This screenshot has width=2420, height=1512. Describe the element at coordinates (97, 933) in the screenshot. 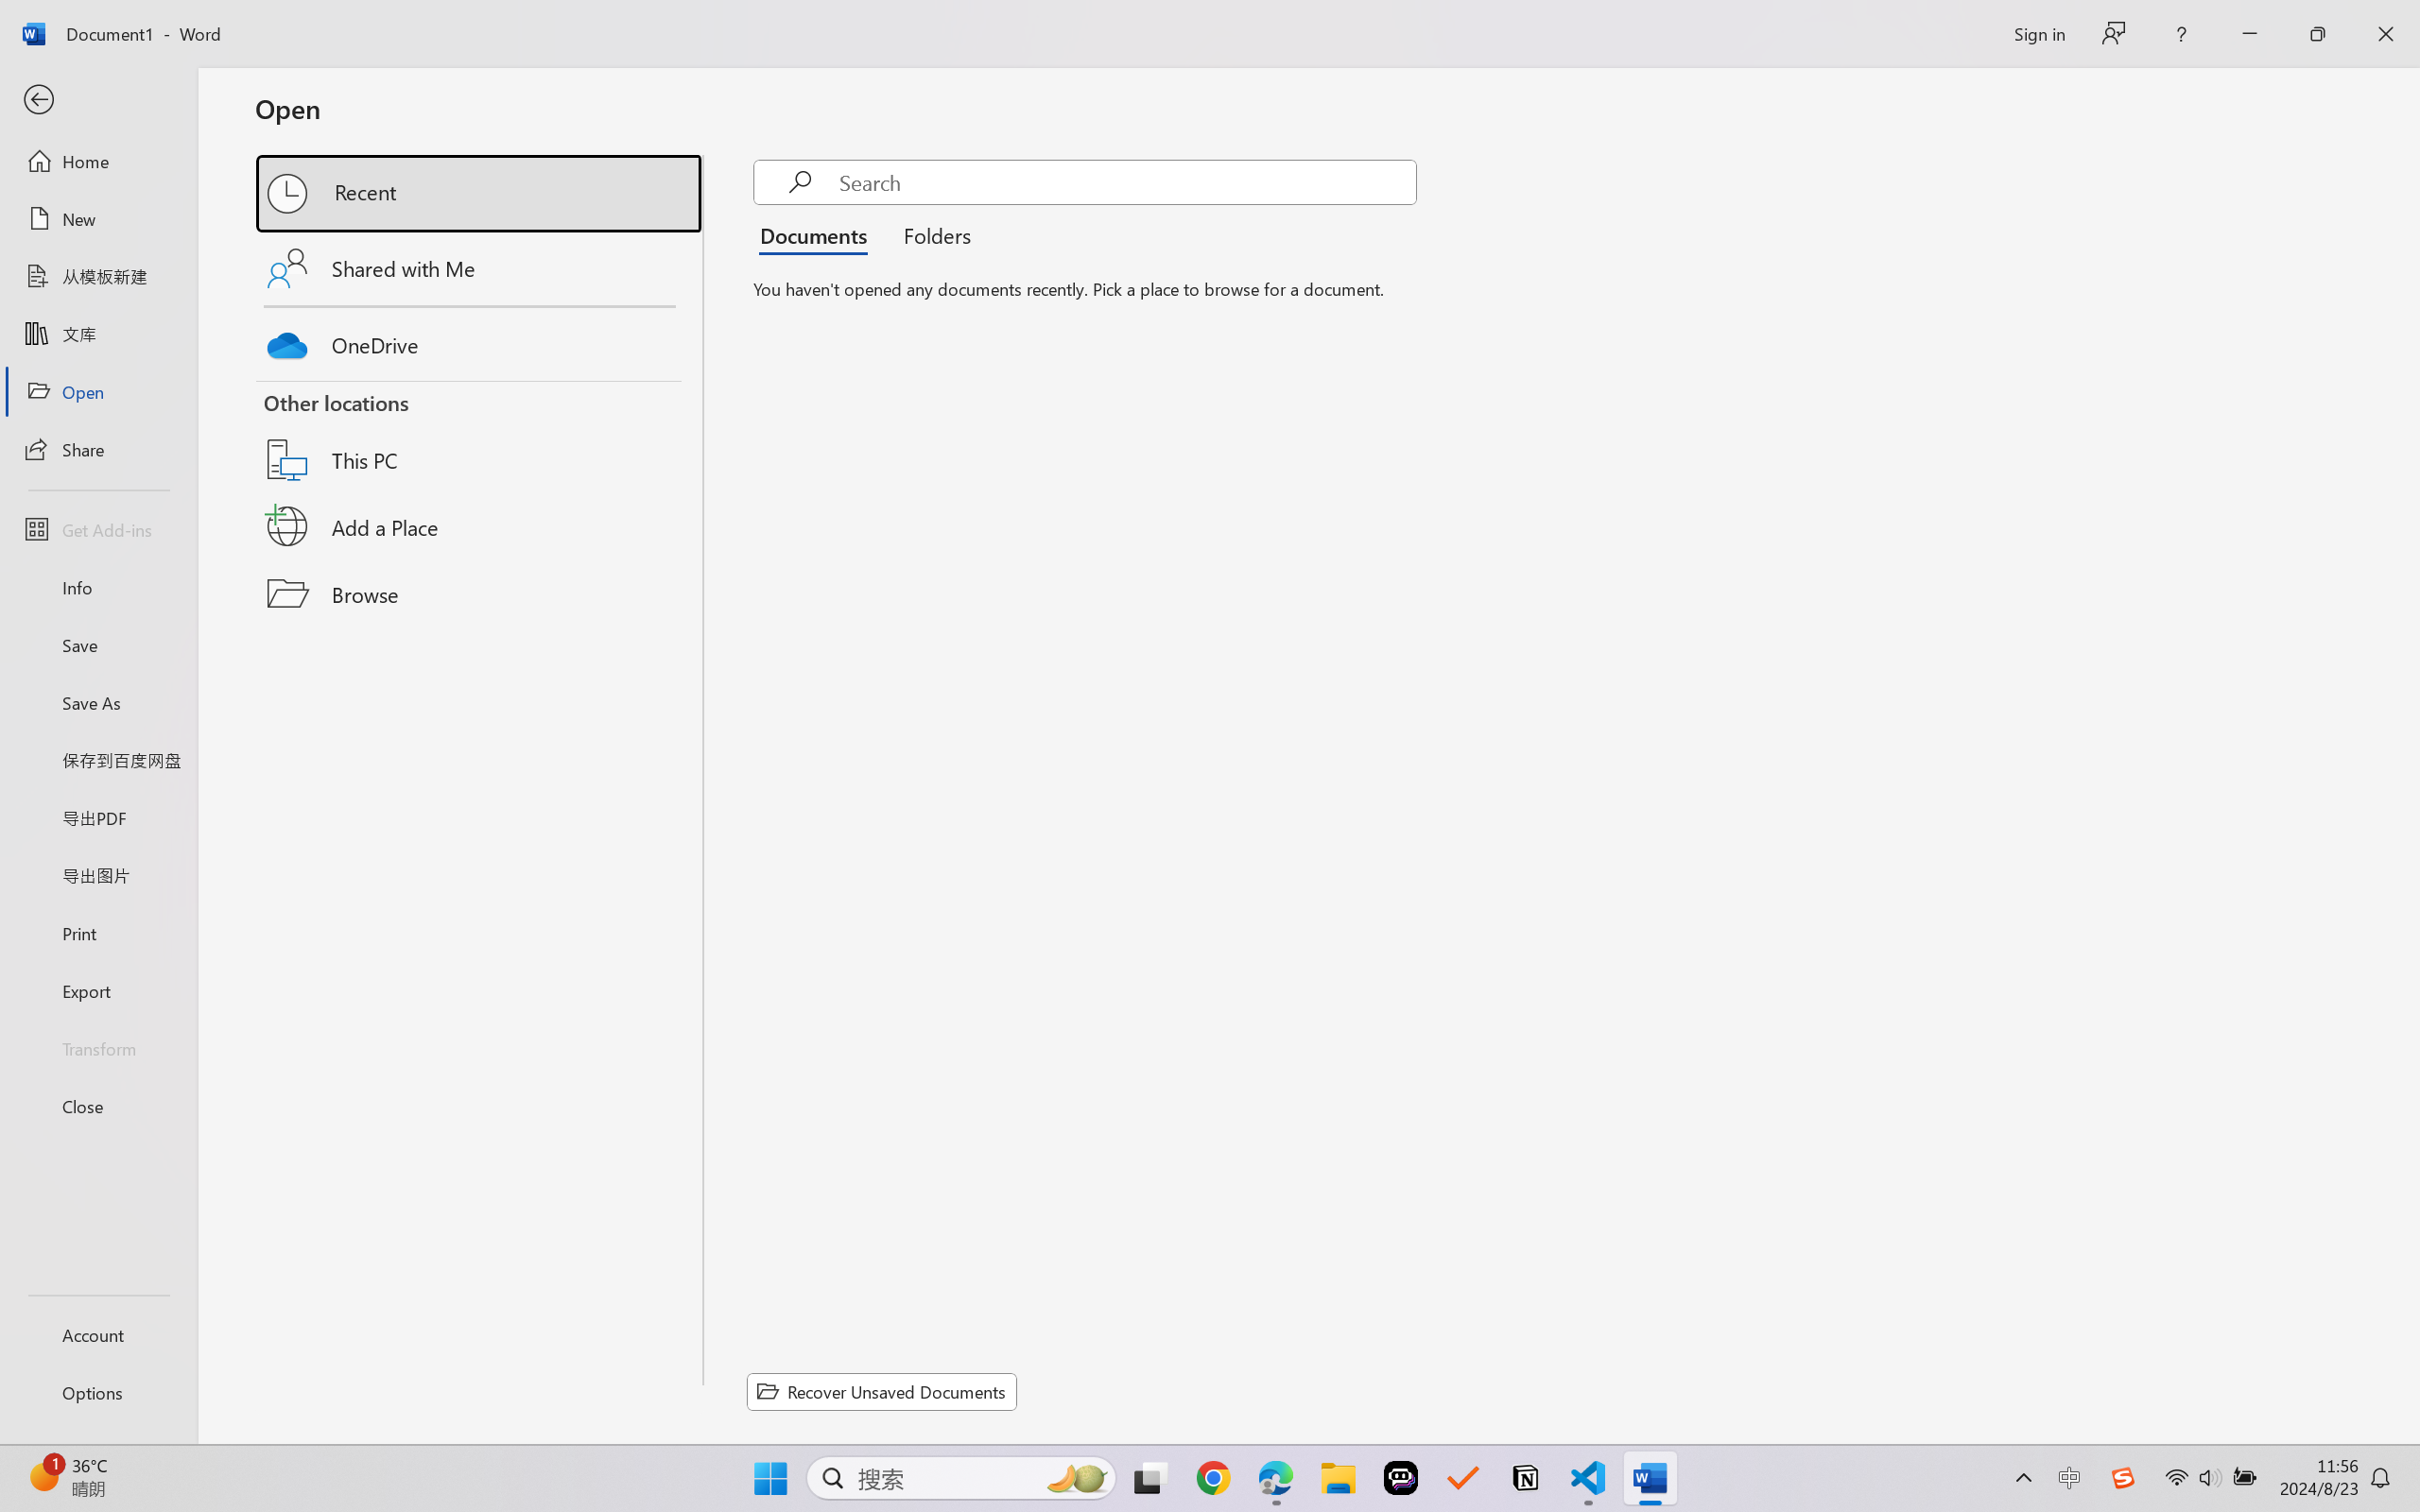

I see `'Print'` at that location.